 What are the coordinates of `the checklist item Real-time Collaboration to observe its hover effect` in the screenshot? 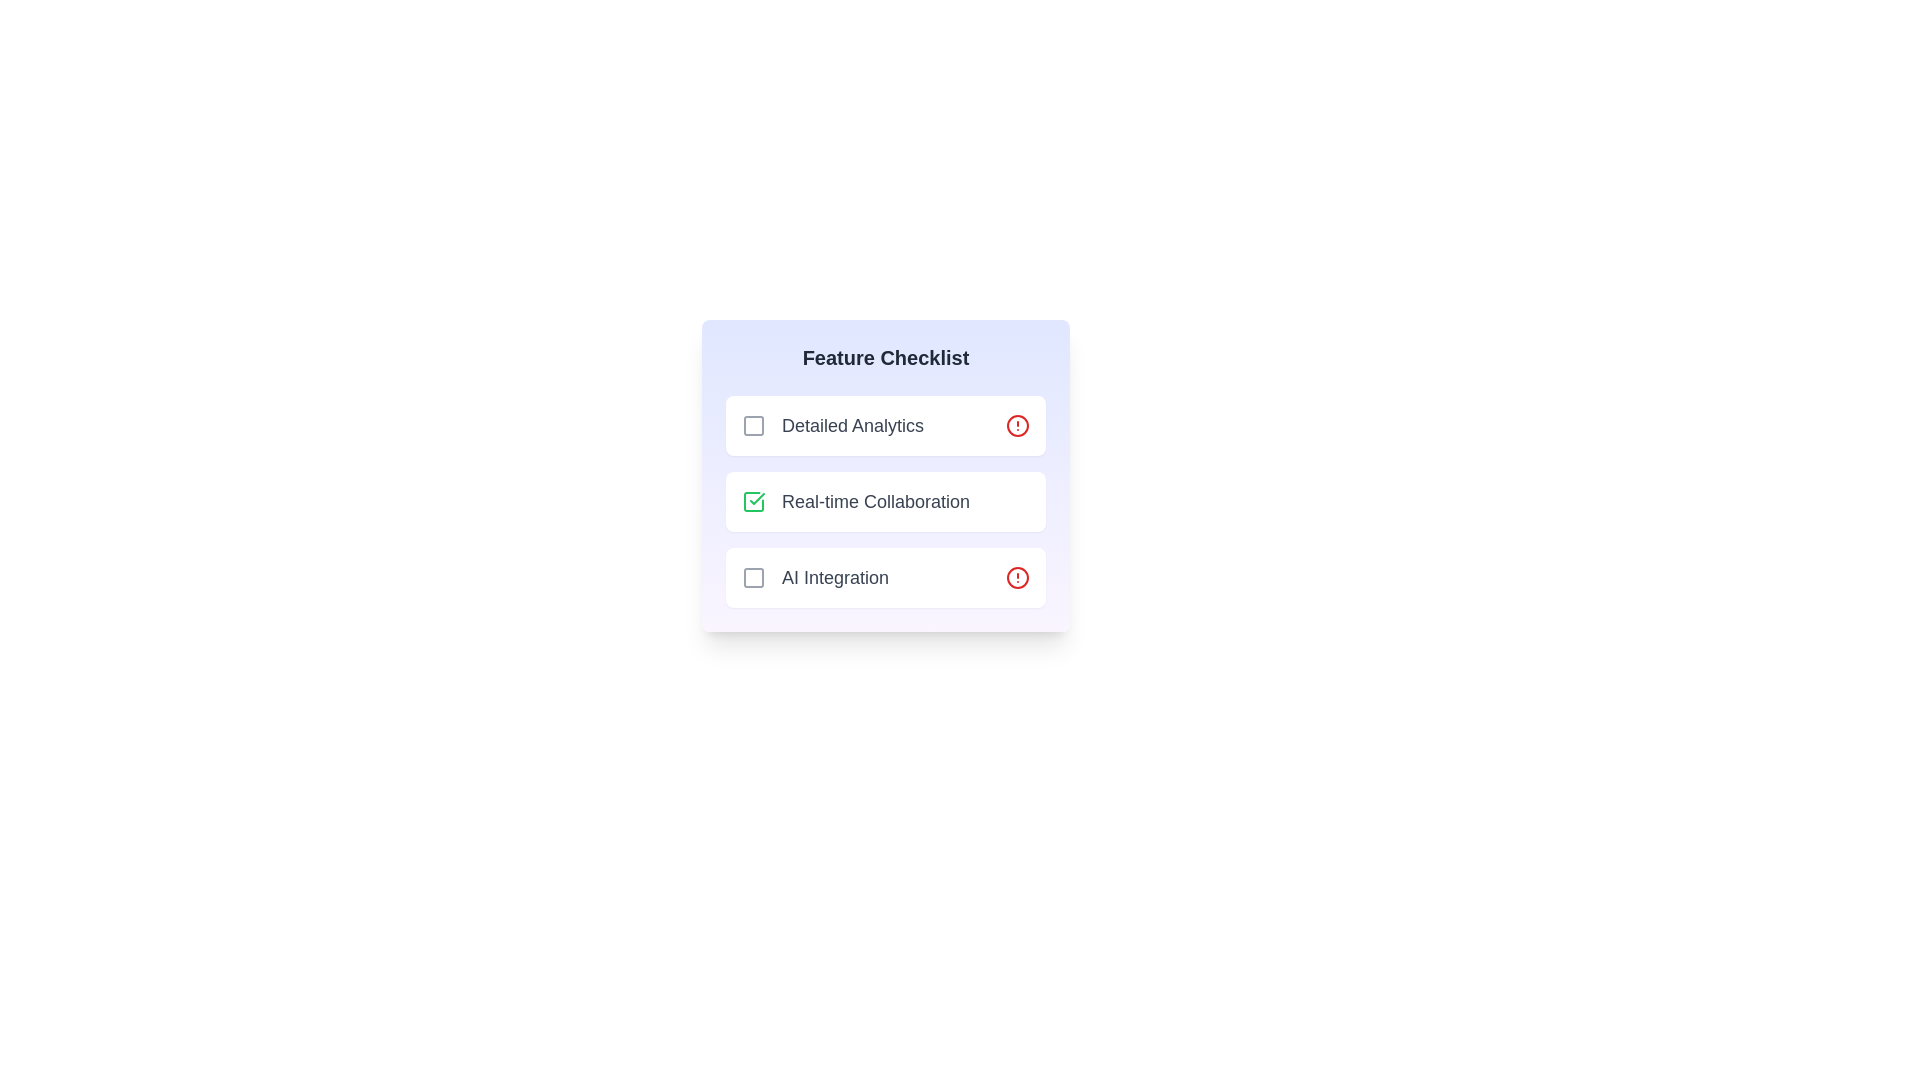 It's located at (885, 500).